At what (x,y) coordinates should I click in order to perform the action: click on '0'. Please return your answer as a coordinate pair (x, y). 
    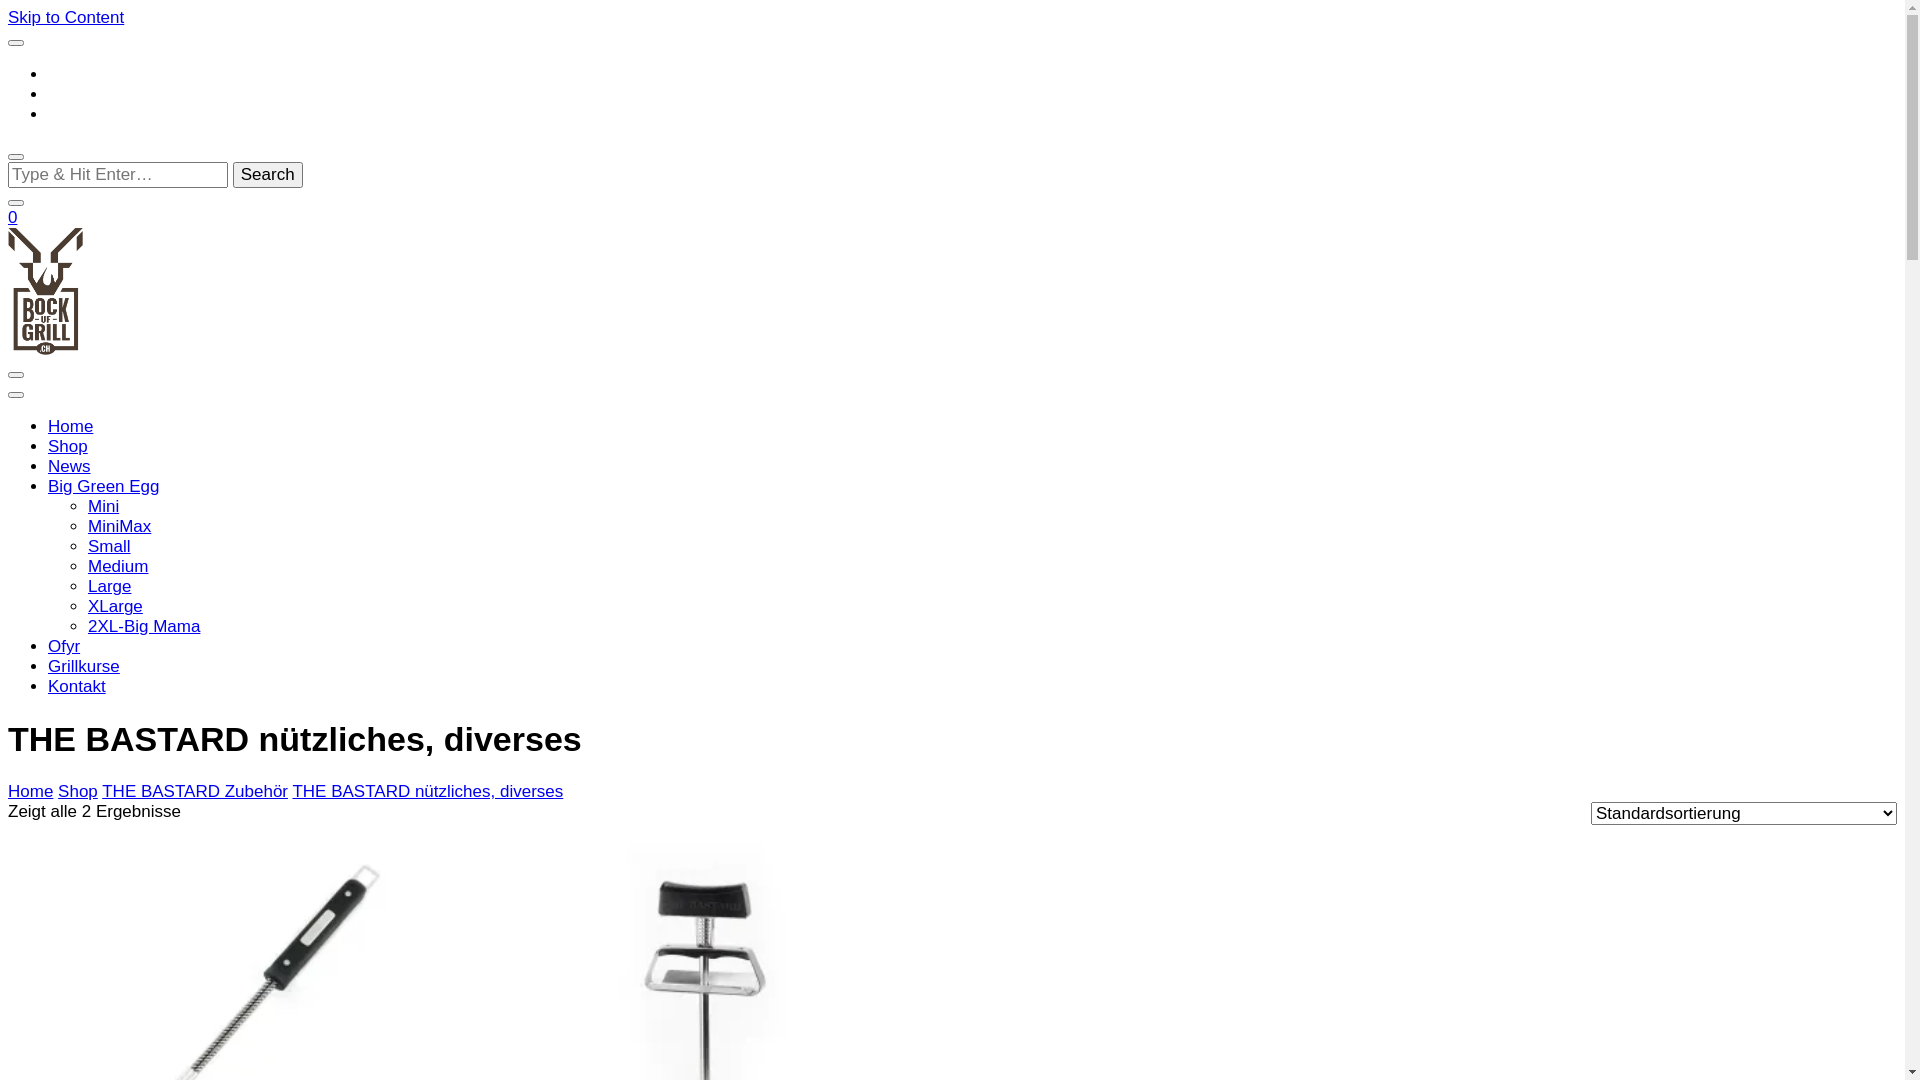
    Looking at the image, I should click on (12, 217).